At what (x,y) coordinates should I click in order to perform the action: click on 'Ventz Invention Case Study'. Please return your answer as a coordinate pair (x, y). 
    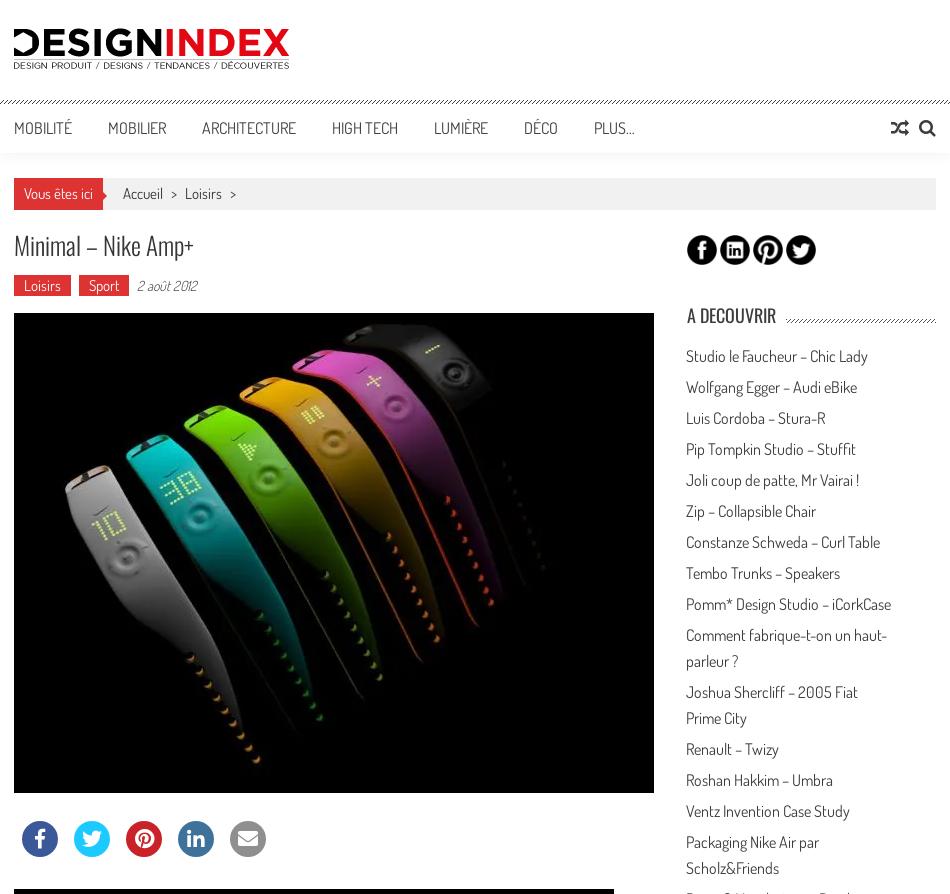
    Looking at the image, I should click on (685, 808).